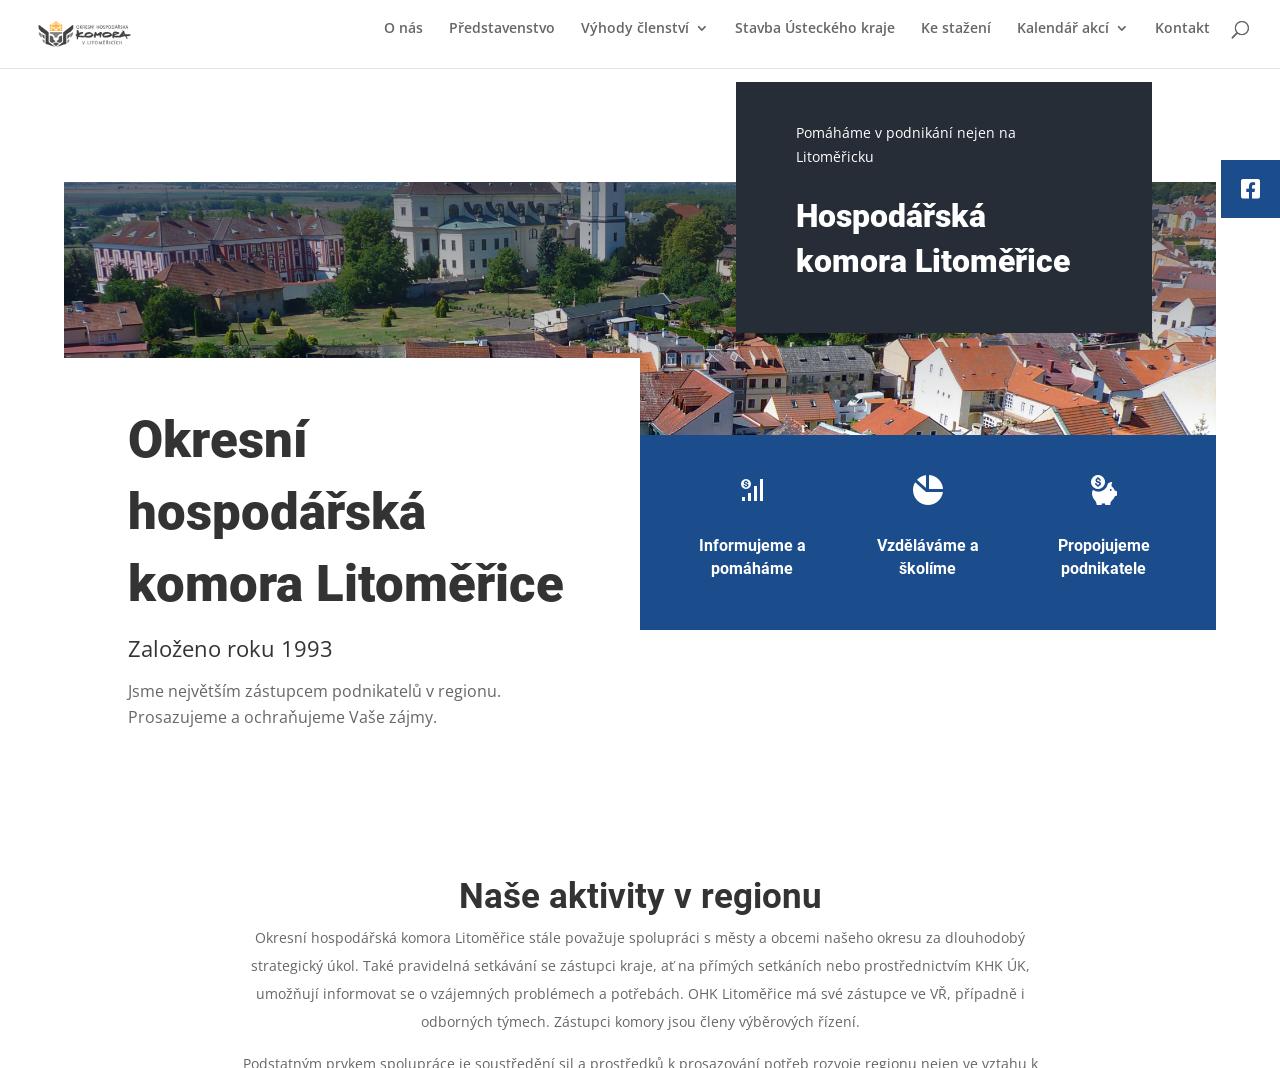 The image size is (1280, 1068). What do you see at coordinates (930, 237) in the screenshot?
I see `'Hospodářská komora Litoměřice'` at bounding box center [930, 237].